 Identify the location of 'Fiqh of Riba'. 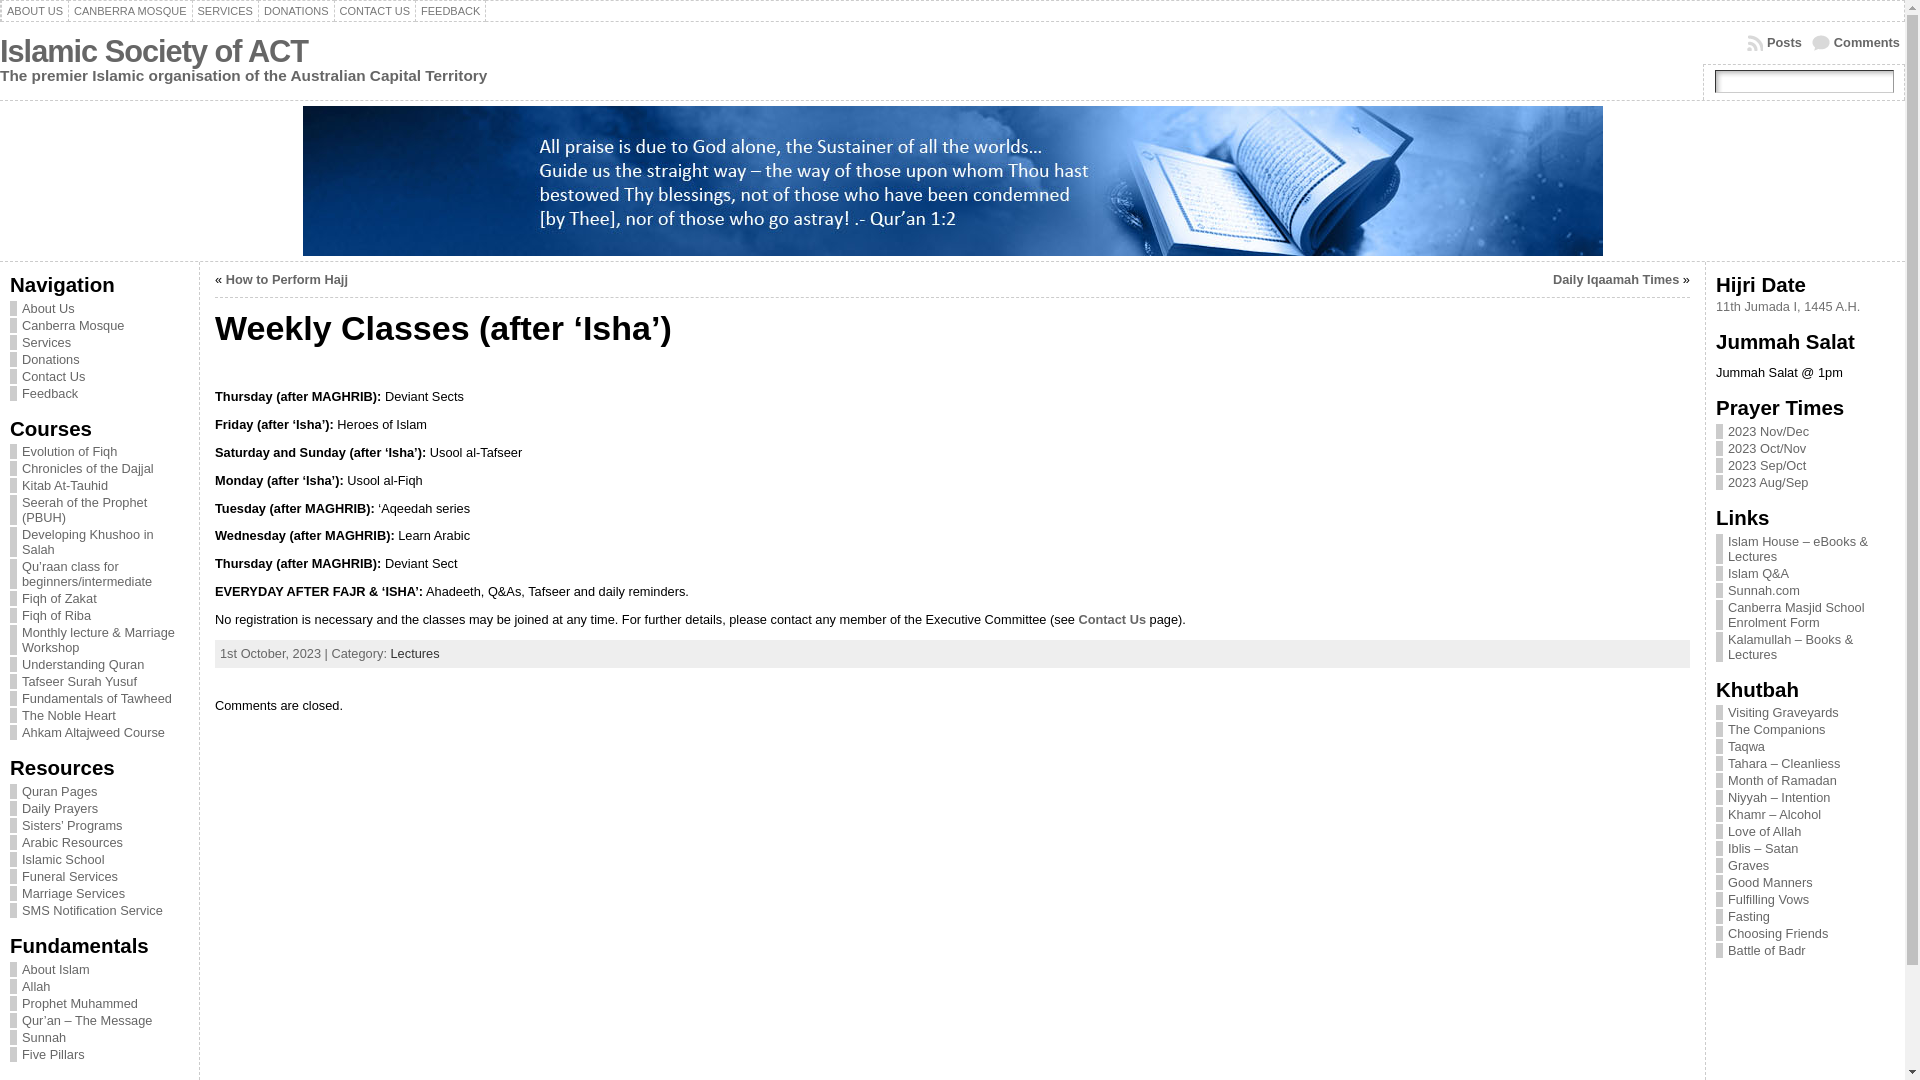
(98, 614).